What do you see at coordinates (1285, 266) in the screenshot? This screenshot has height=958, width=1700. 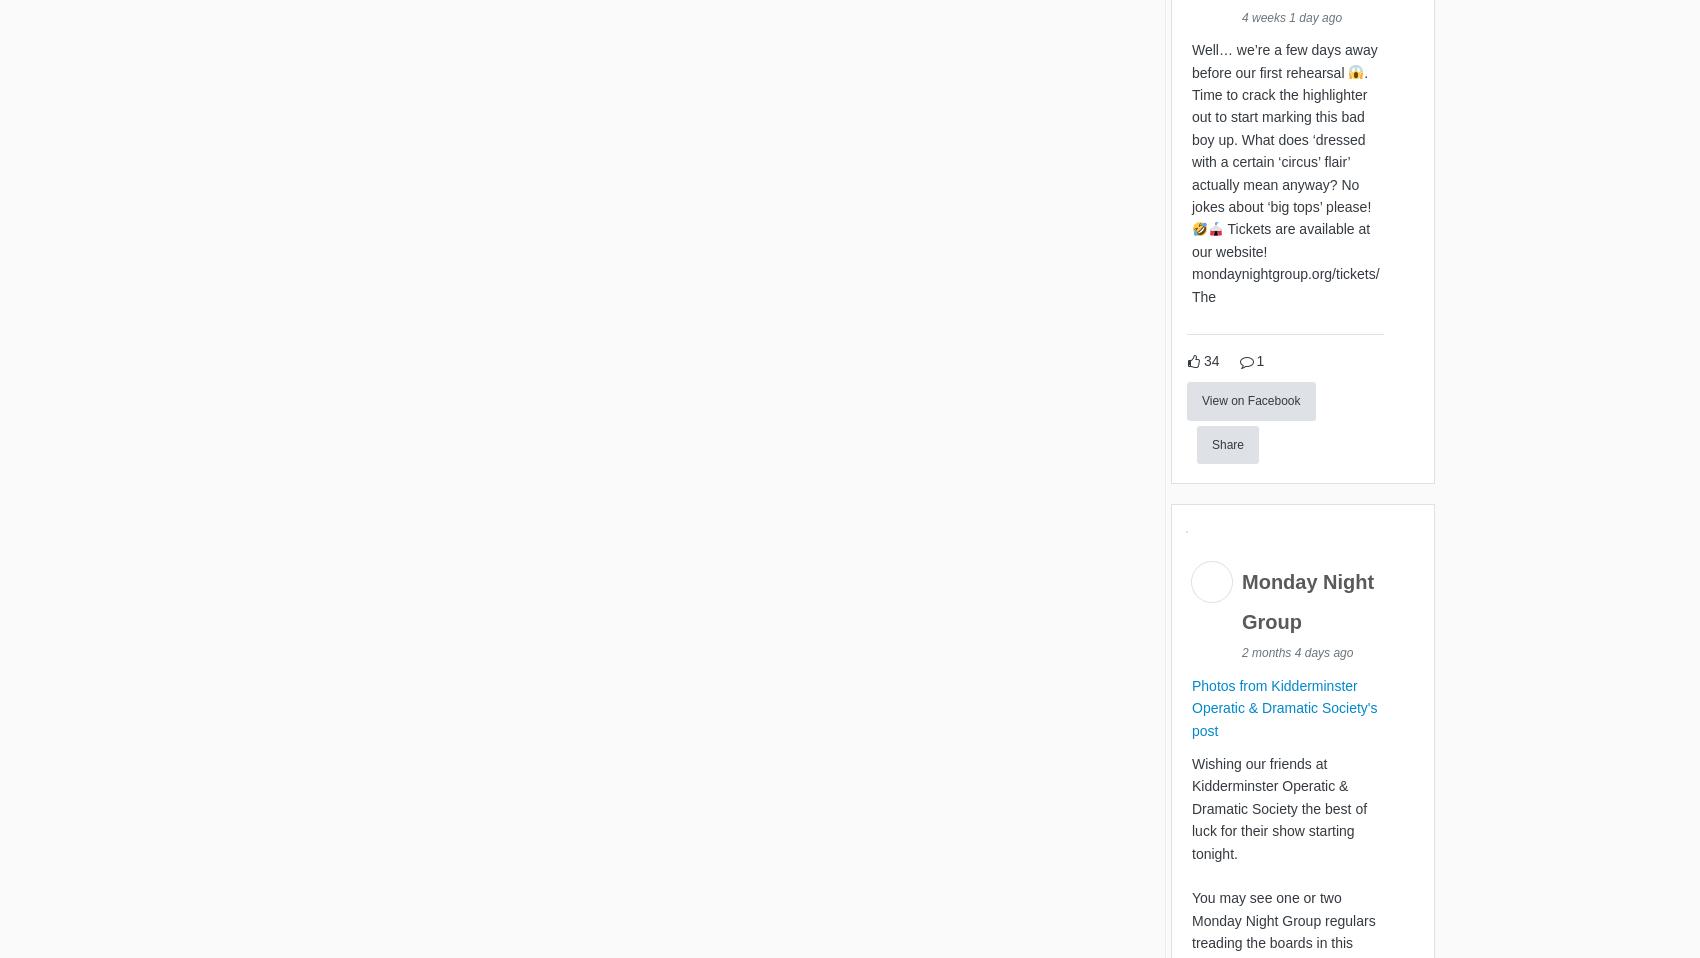 I see `'Tickets are available at our website! mondaynightgroup.org/tickets/ The'` at bounding box center [1285, 266].